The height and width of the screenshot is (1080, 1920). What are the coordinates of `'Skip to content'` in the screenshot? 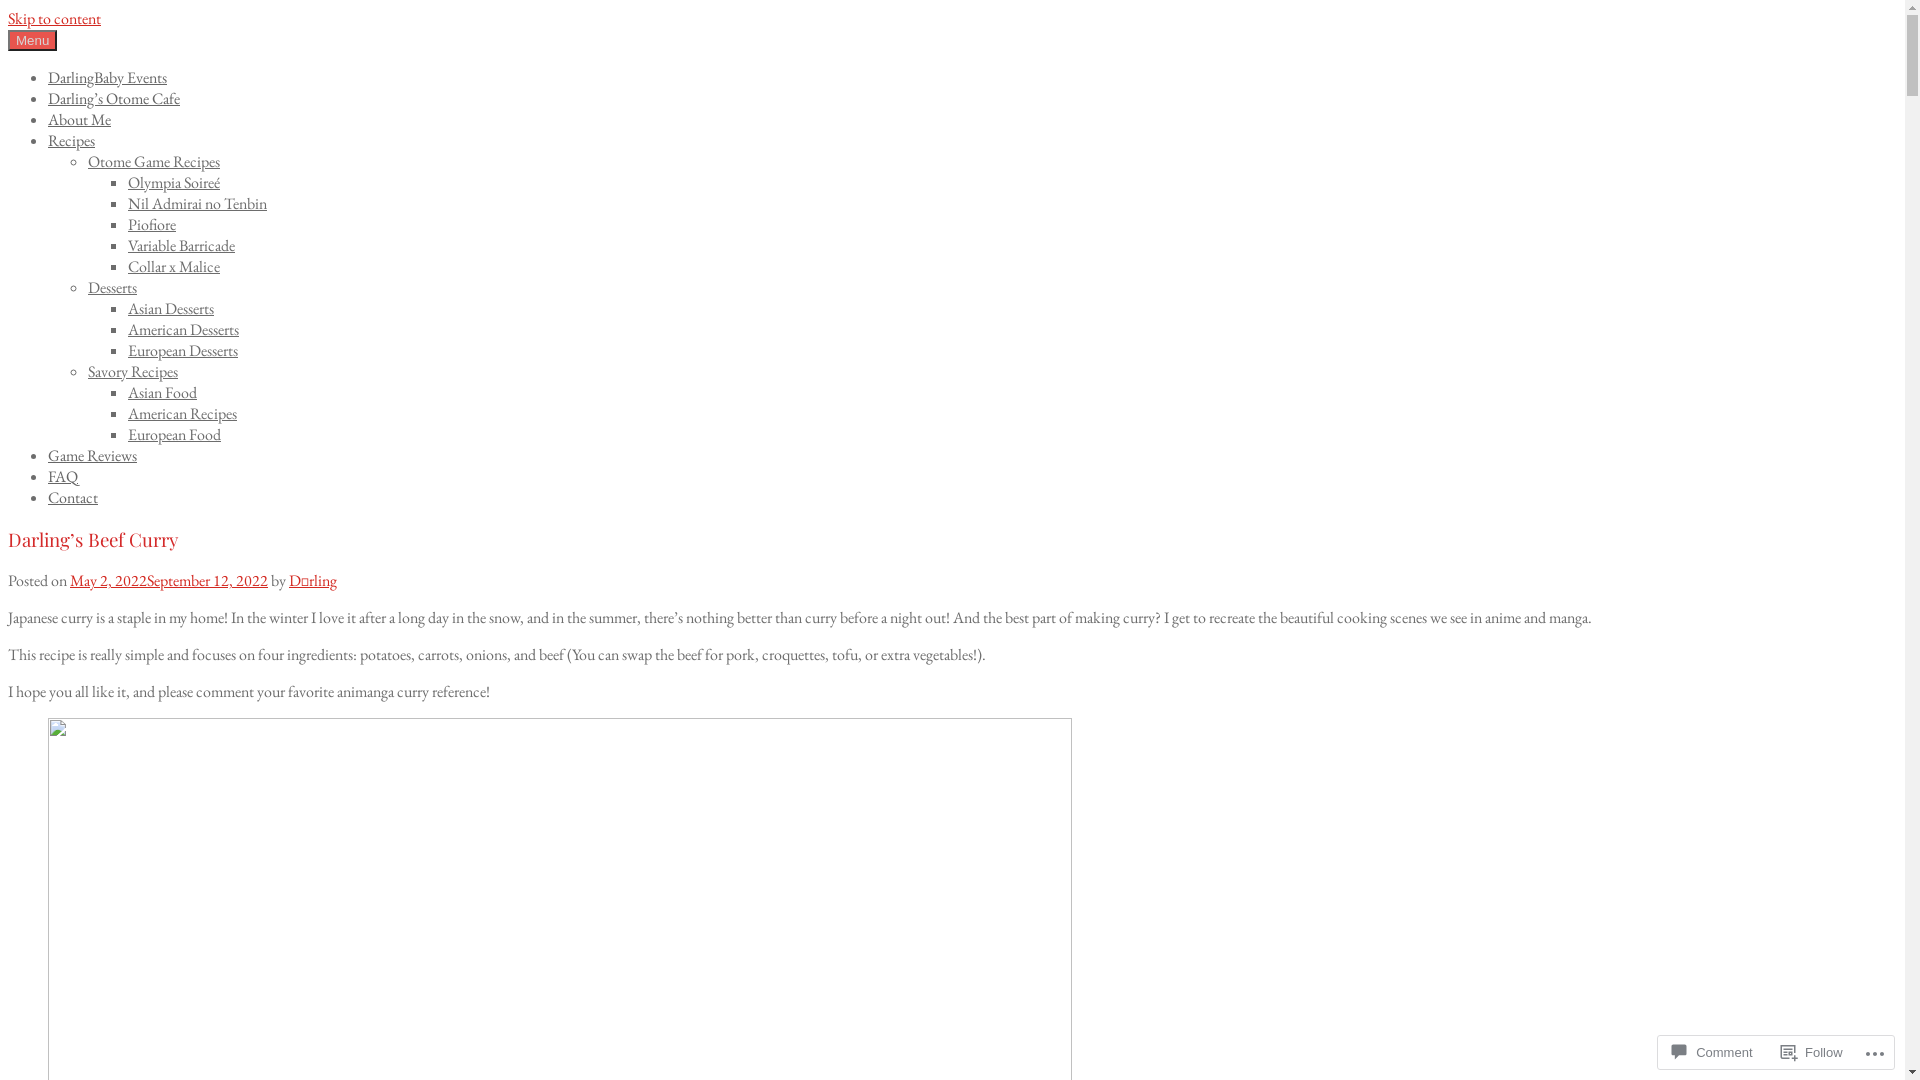 It's located at (54, 18).